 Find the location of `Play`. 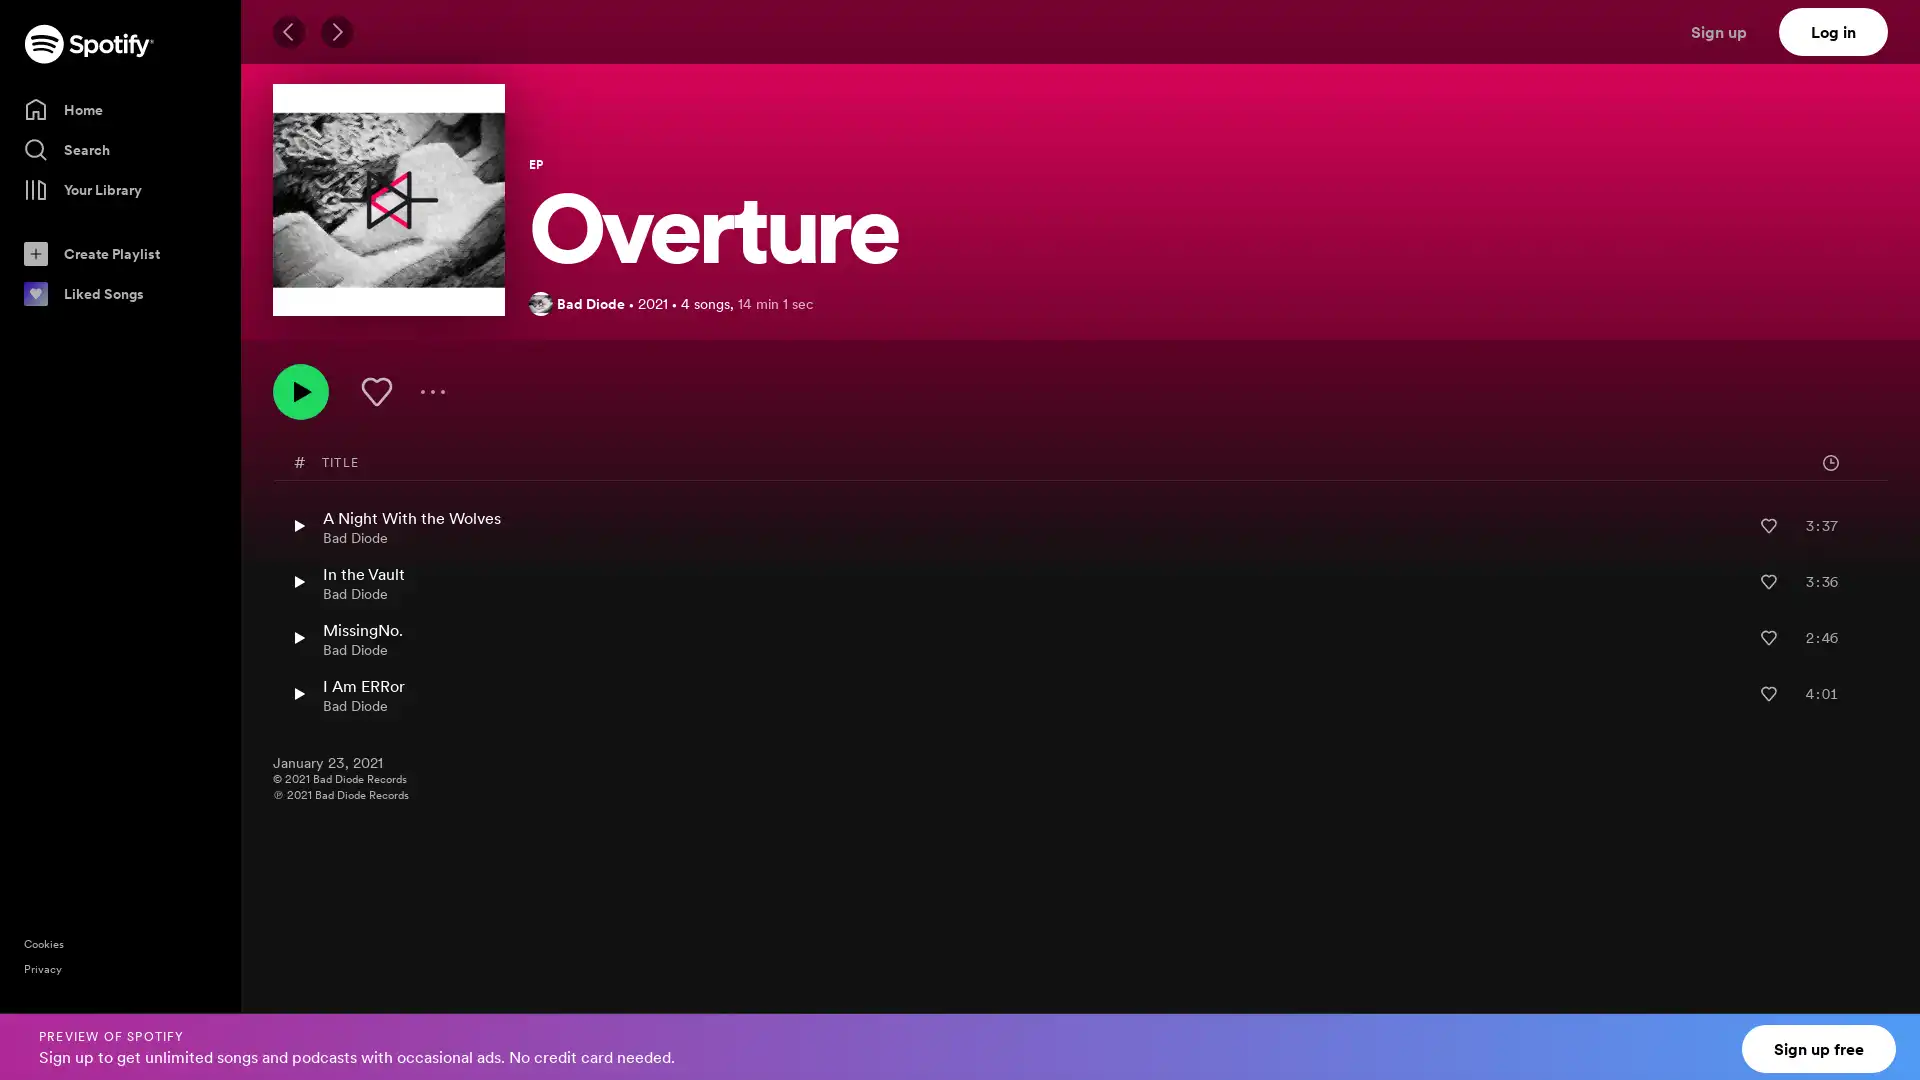

Play is located at coordinates (300, 392).